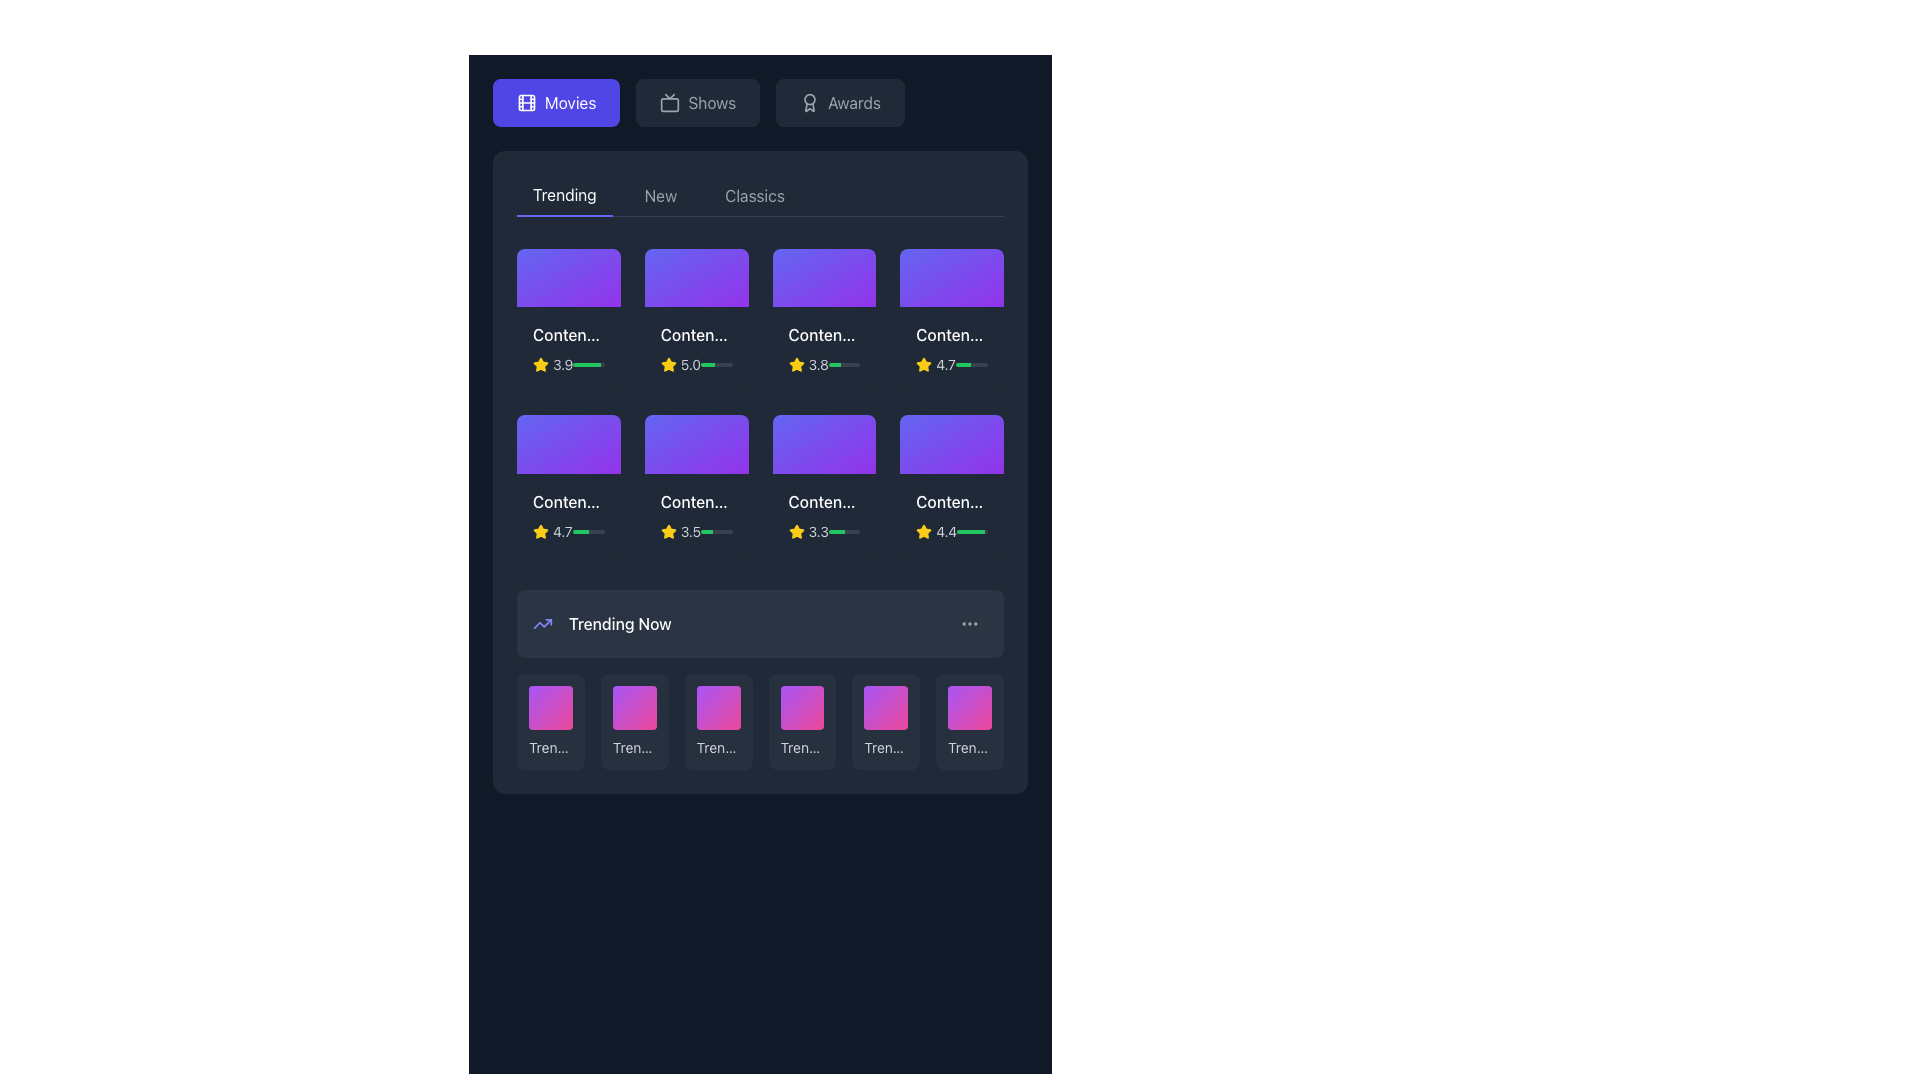  Describe the element at coordinates (844, 365) in the screenshot. I see `the progress bar located in the Movies tab, which visually represents numerical progress and is positioned below a star rating of '3.8'` at that location.